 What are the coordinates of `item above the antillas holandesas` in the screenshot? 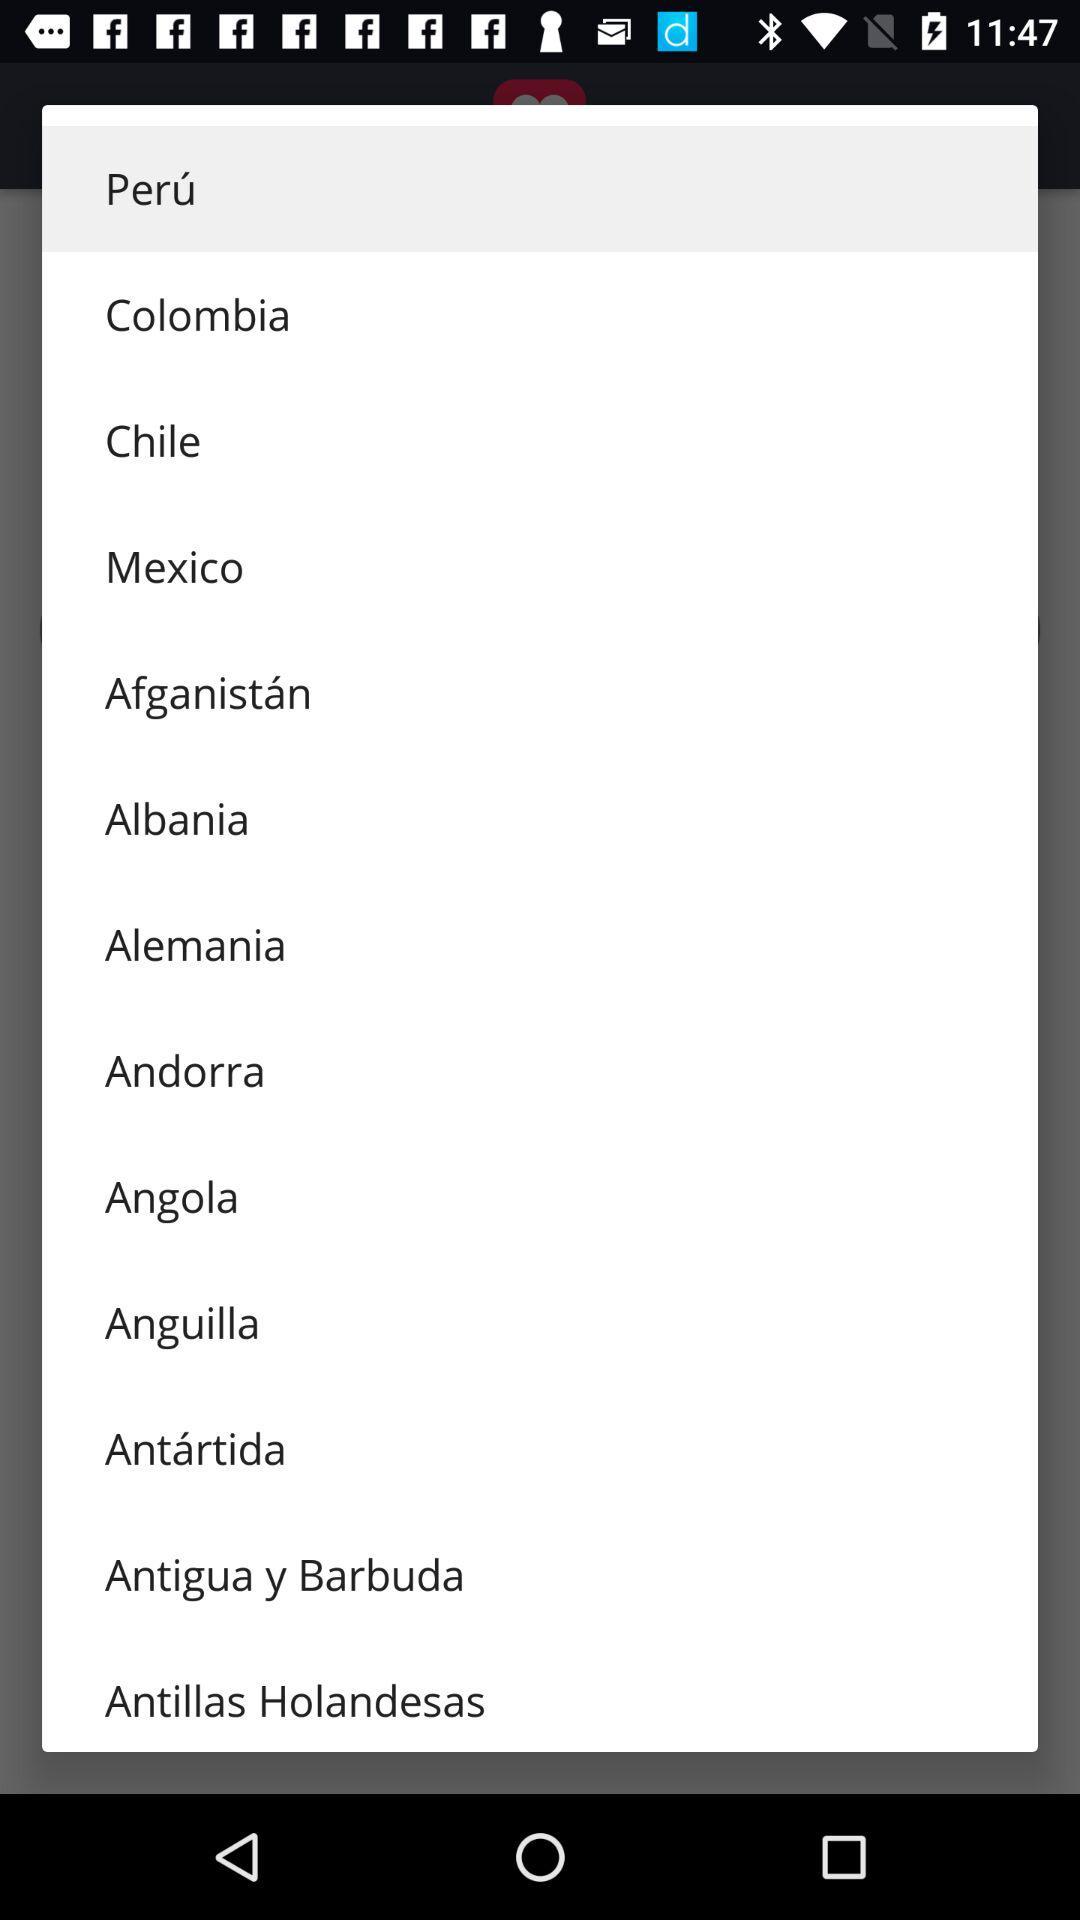 It's located at (540, 1573).